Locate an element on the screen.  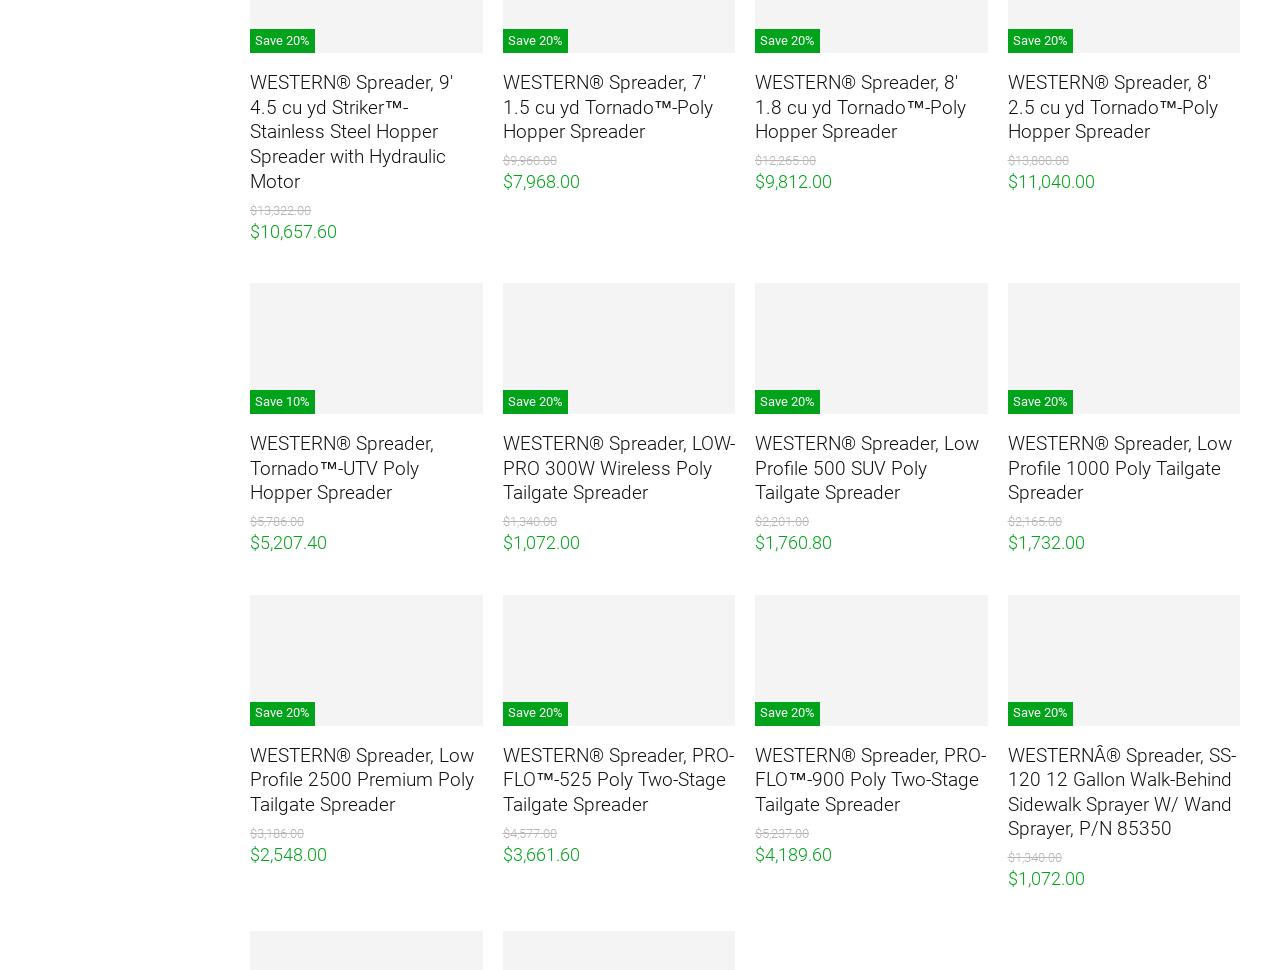
'$2,201.00' is located at coordinates (780, 521).